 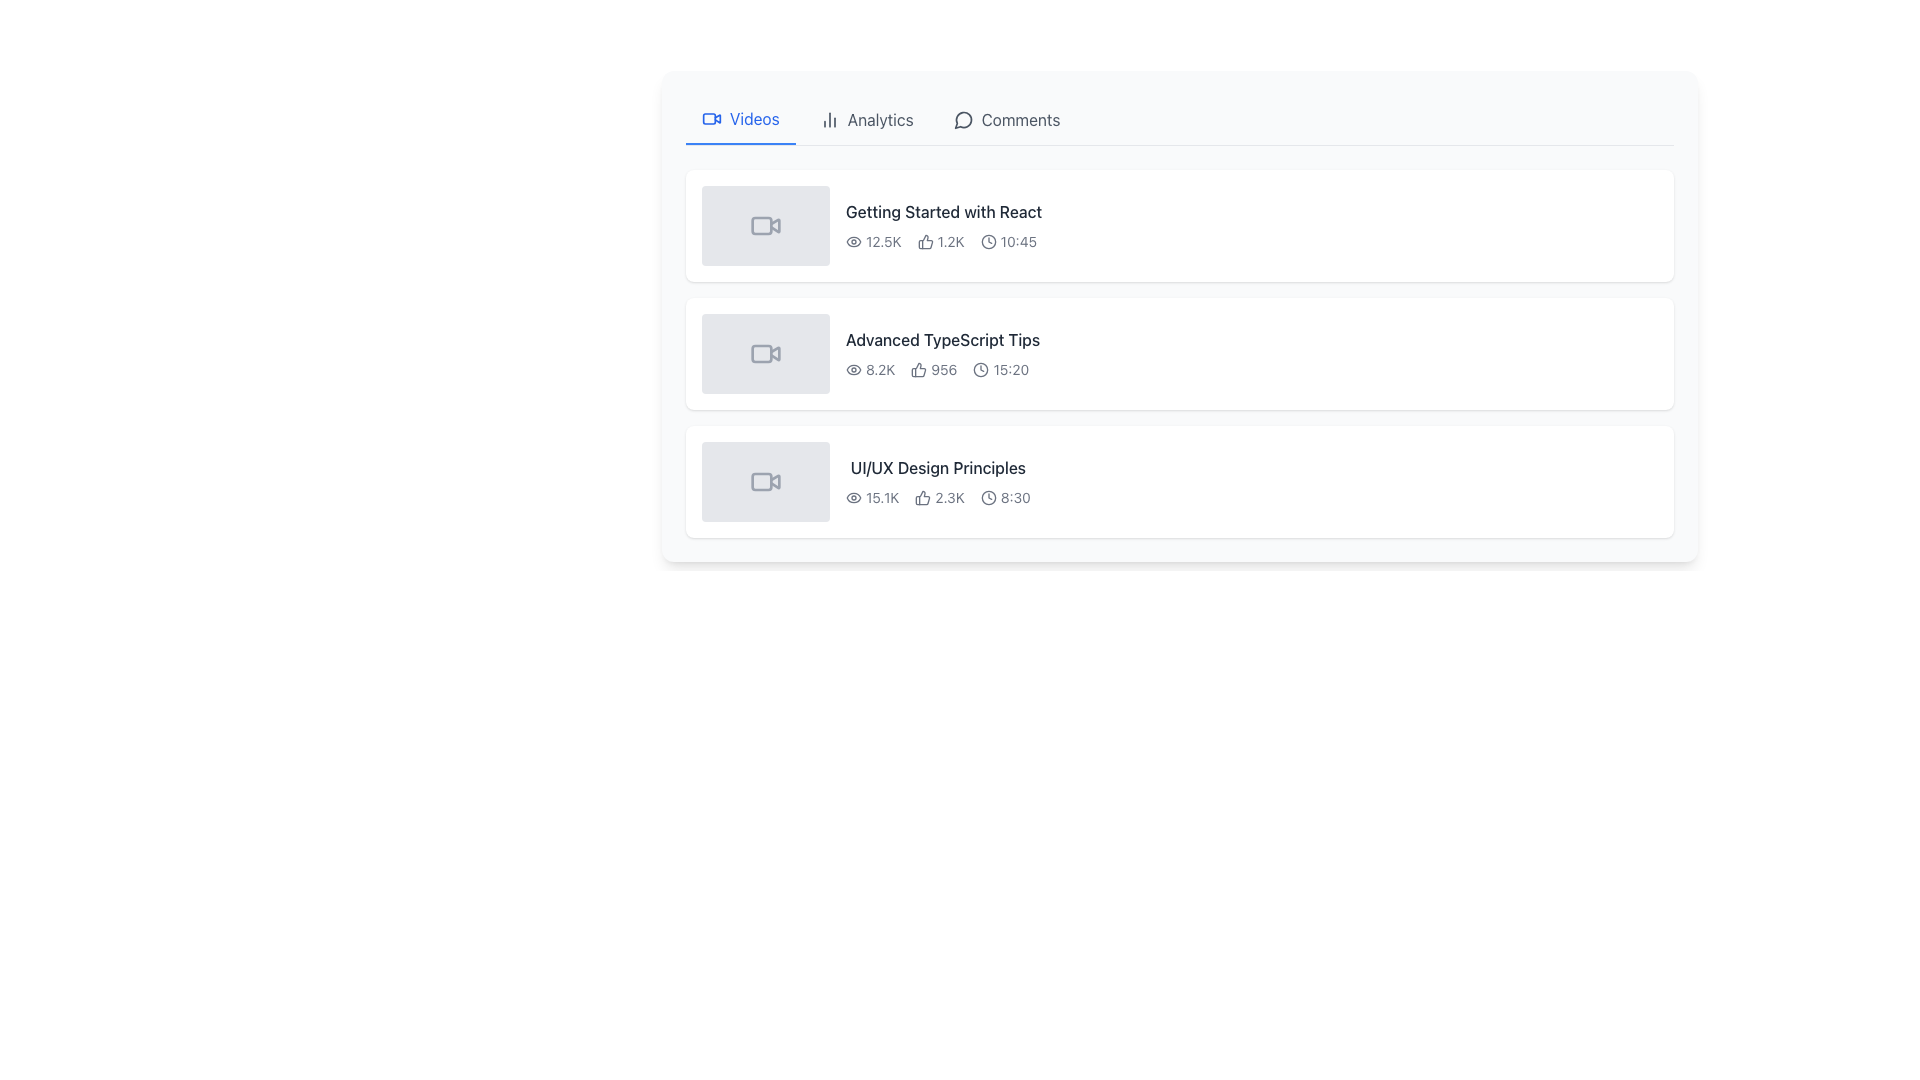 I want to click on the video icon styled with an SVG representing a rectangle with rounded corners and a right-pointing triangle, located in the second item of the vertical list for 'Advanced TypeScript Tips', so click(x=765, y=353).